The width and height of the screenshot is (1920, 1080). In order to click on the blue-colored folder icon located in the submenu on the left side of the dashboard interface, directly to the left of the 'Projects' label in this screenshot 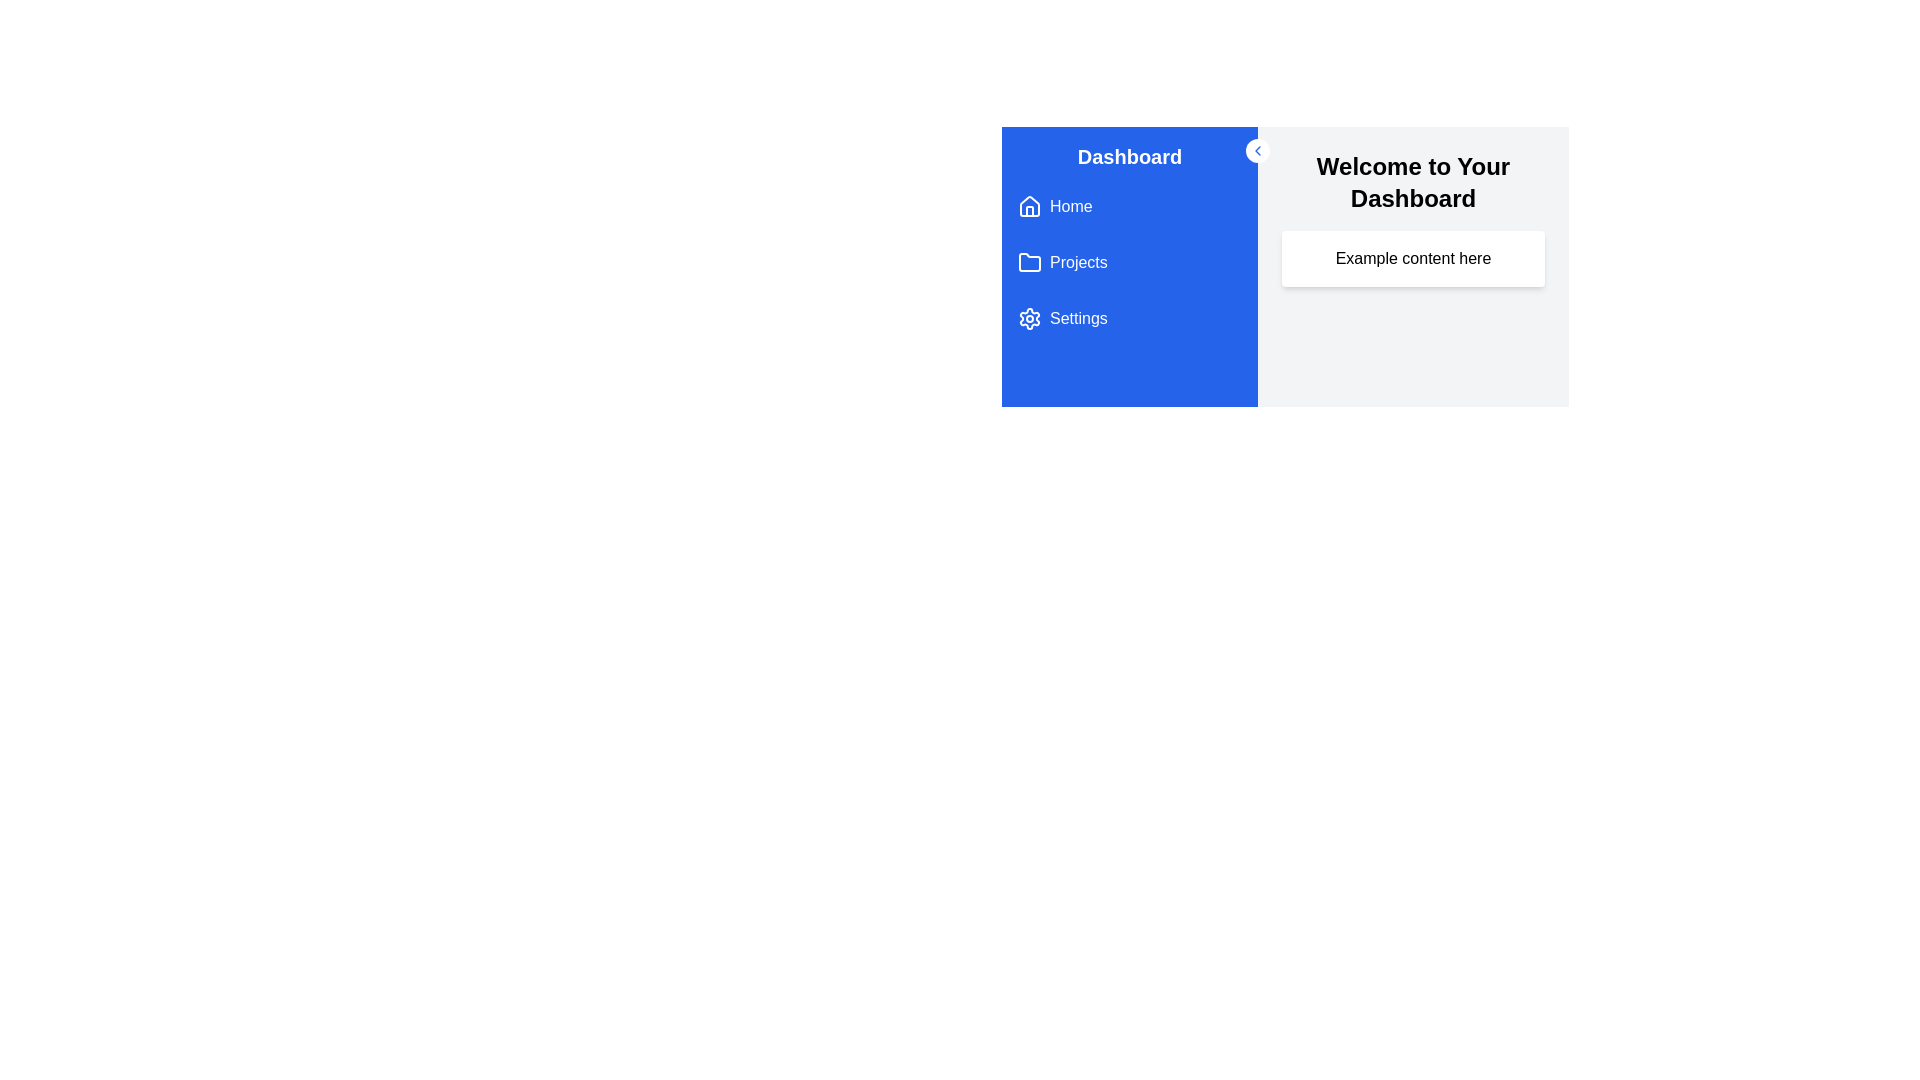, I will do `click(1030, 261)`.